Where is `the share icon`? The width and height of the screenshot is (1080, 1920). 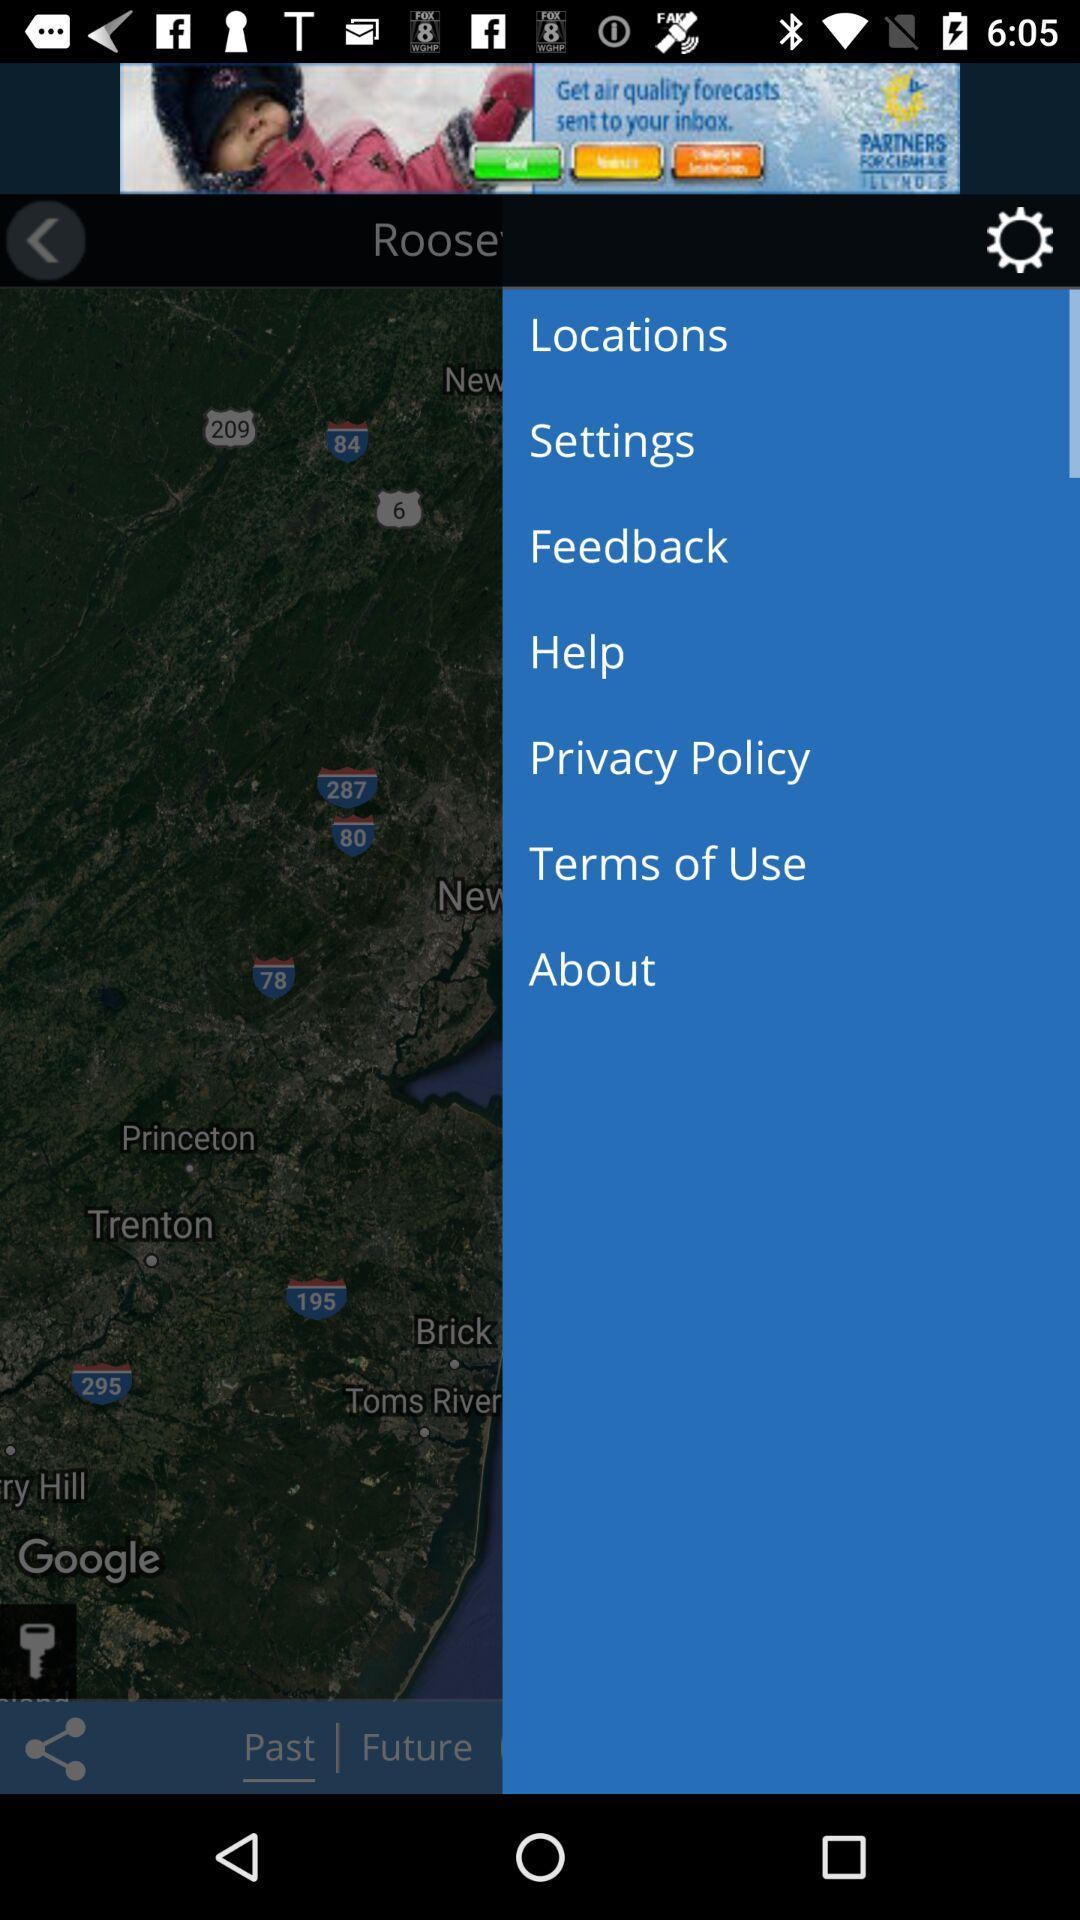
the share icon is located at coordinates (58, 1746).